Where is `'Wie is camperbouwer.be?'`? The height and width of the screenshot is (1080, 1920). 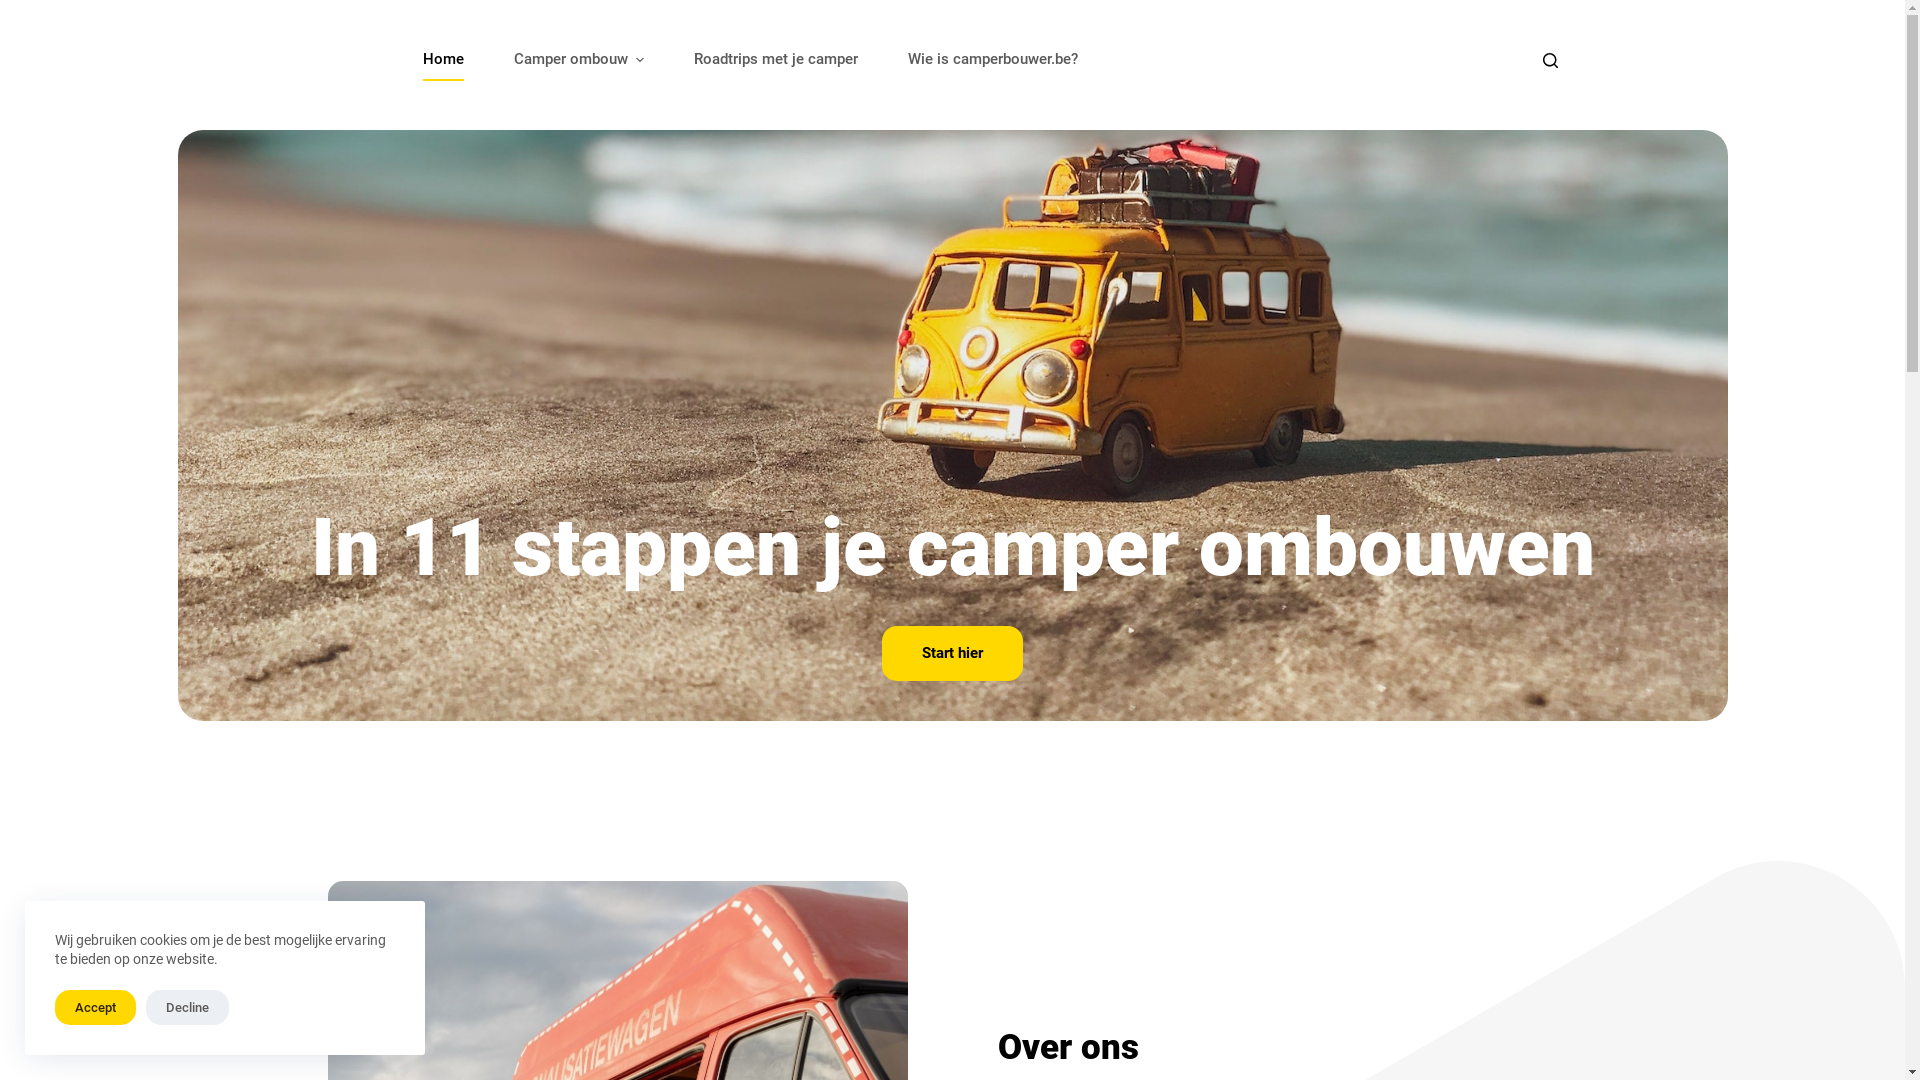 'Wie is camperbouwer.be?' is located at coordinates (992, 59).